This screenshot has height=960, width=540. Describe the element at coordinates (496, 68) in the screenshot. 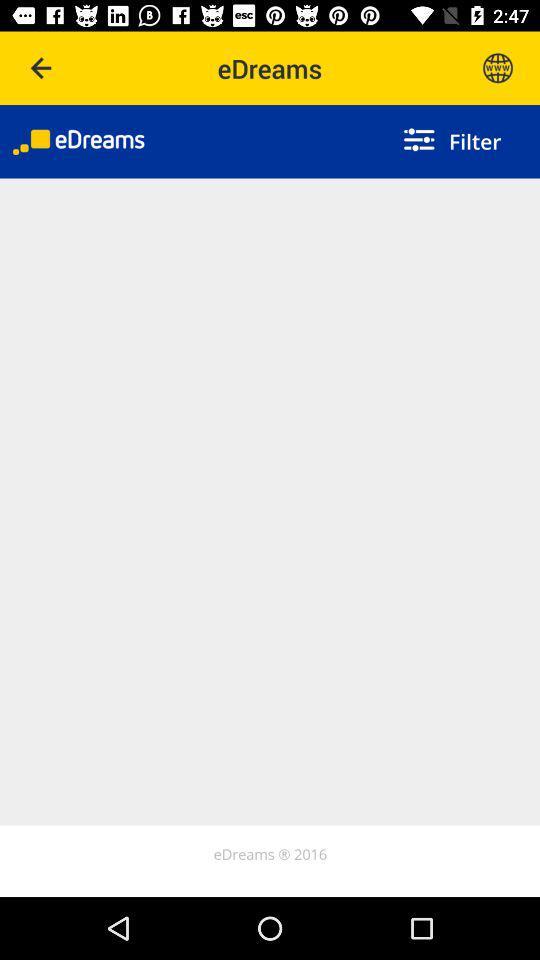

I see `edreams website` at that location.